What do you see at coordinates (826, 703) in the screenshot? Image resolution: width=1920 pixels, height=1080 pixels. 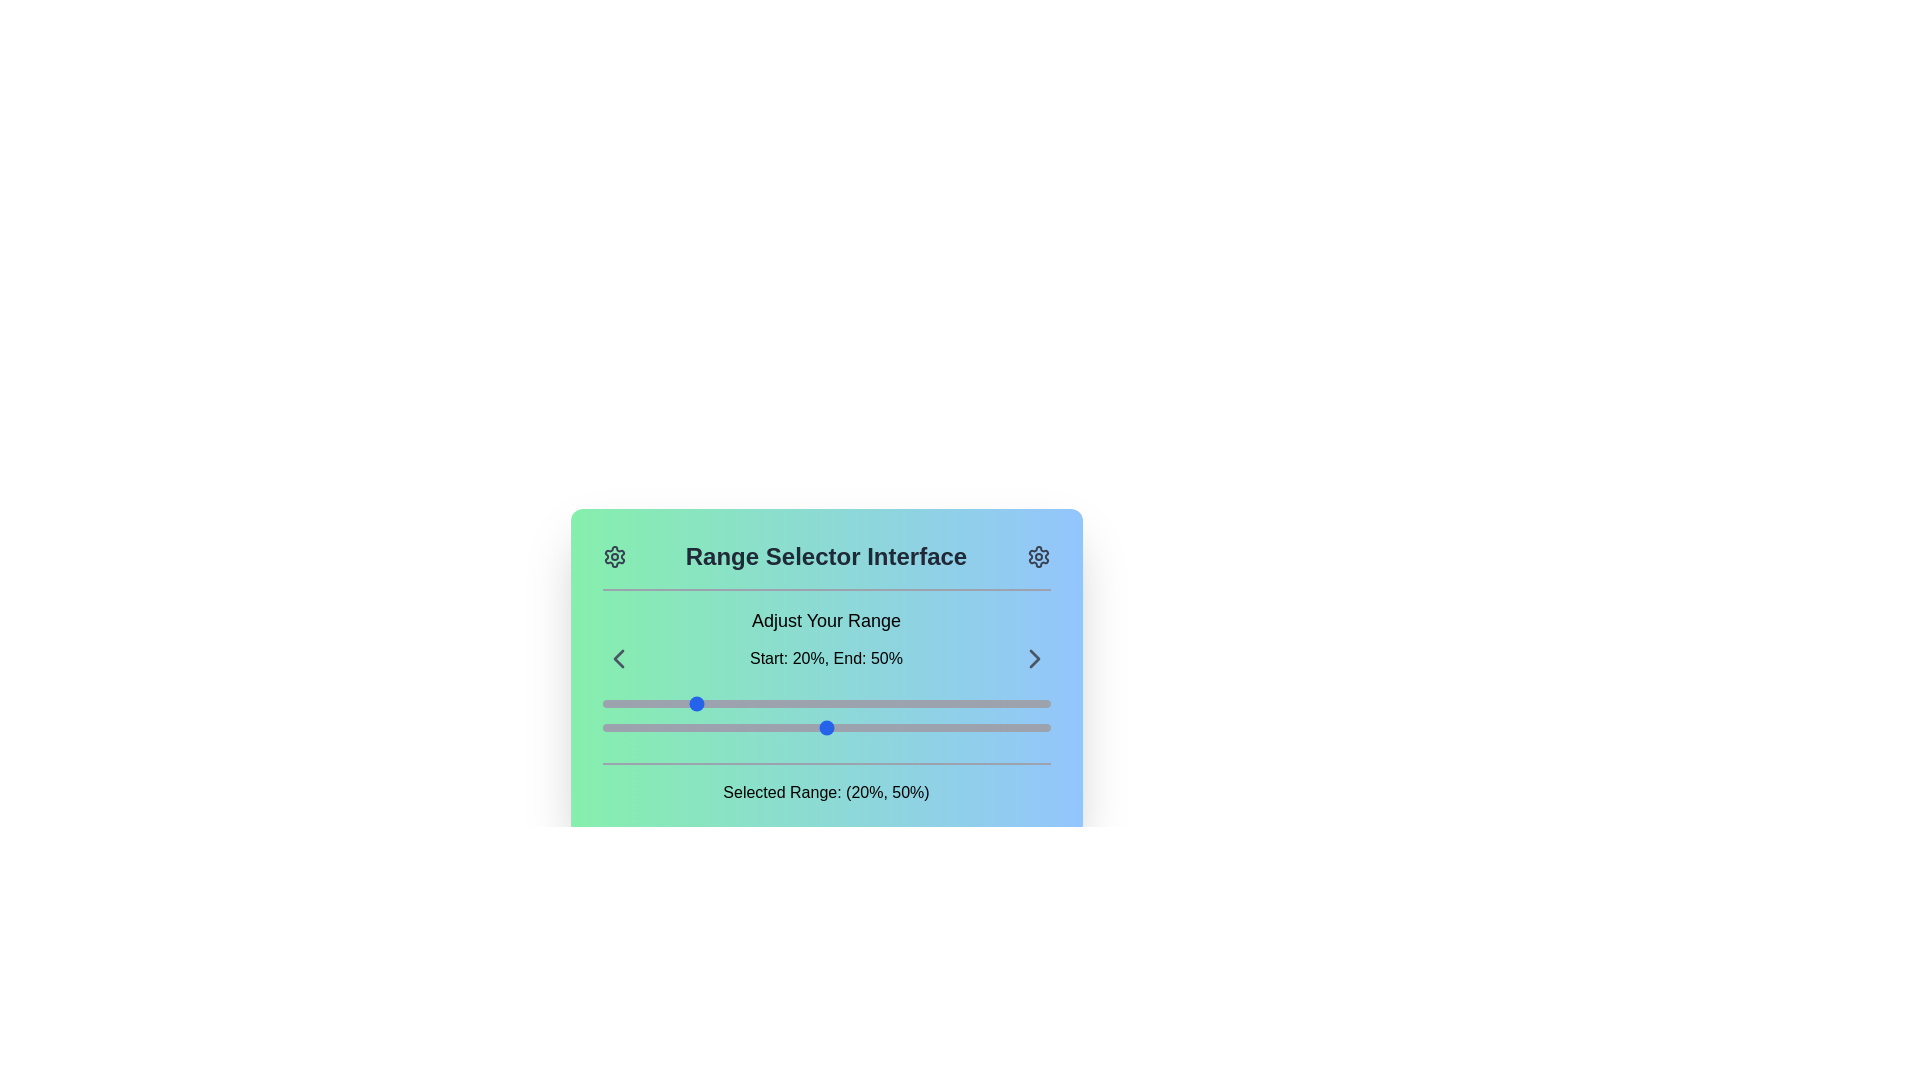 I see `the first horizontal slider located below the text 'Start: 20%, End: 50%' to change its value` at bounding box center [826, 703].